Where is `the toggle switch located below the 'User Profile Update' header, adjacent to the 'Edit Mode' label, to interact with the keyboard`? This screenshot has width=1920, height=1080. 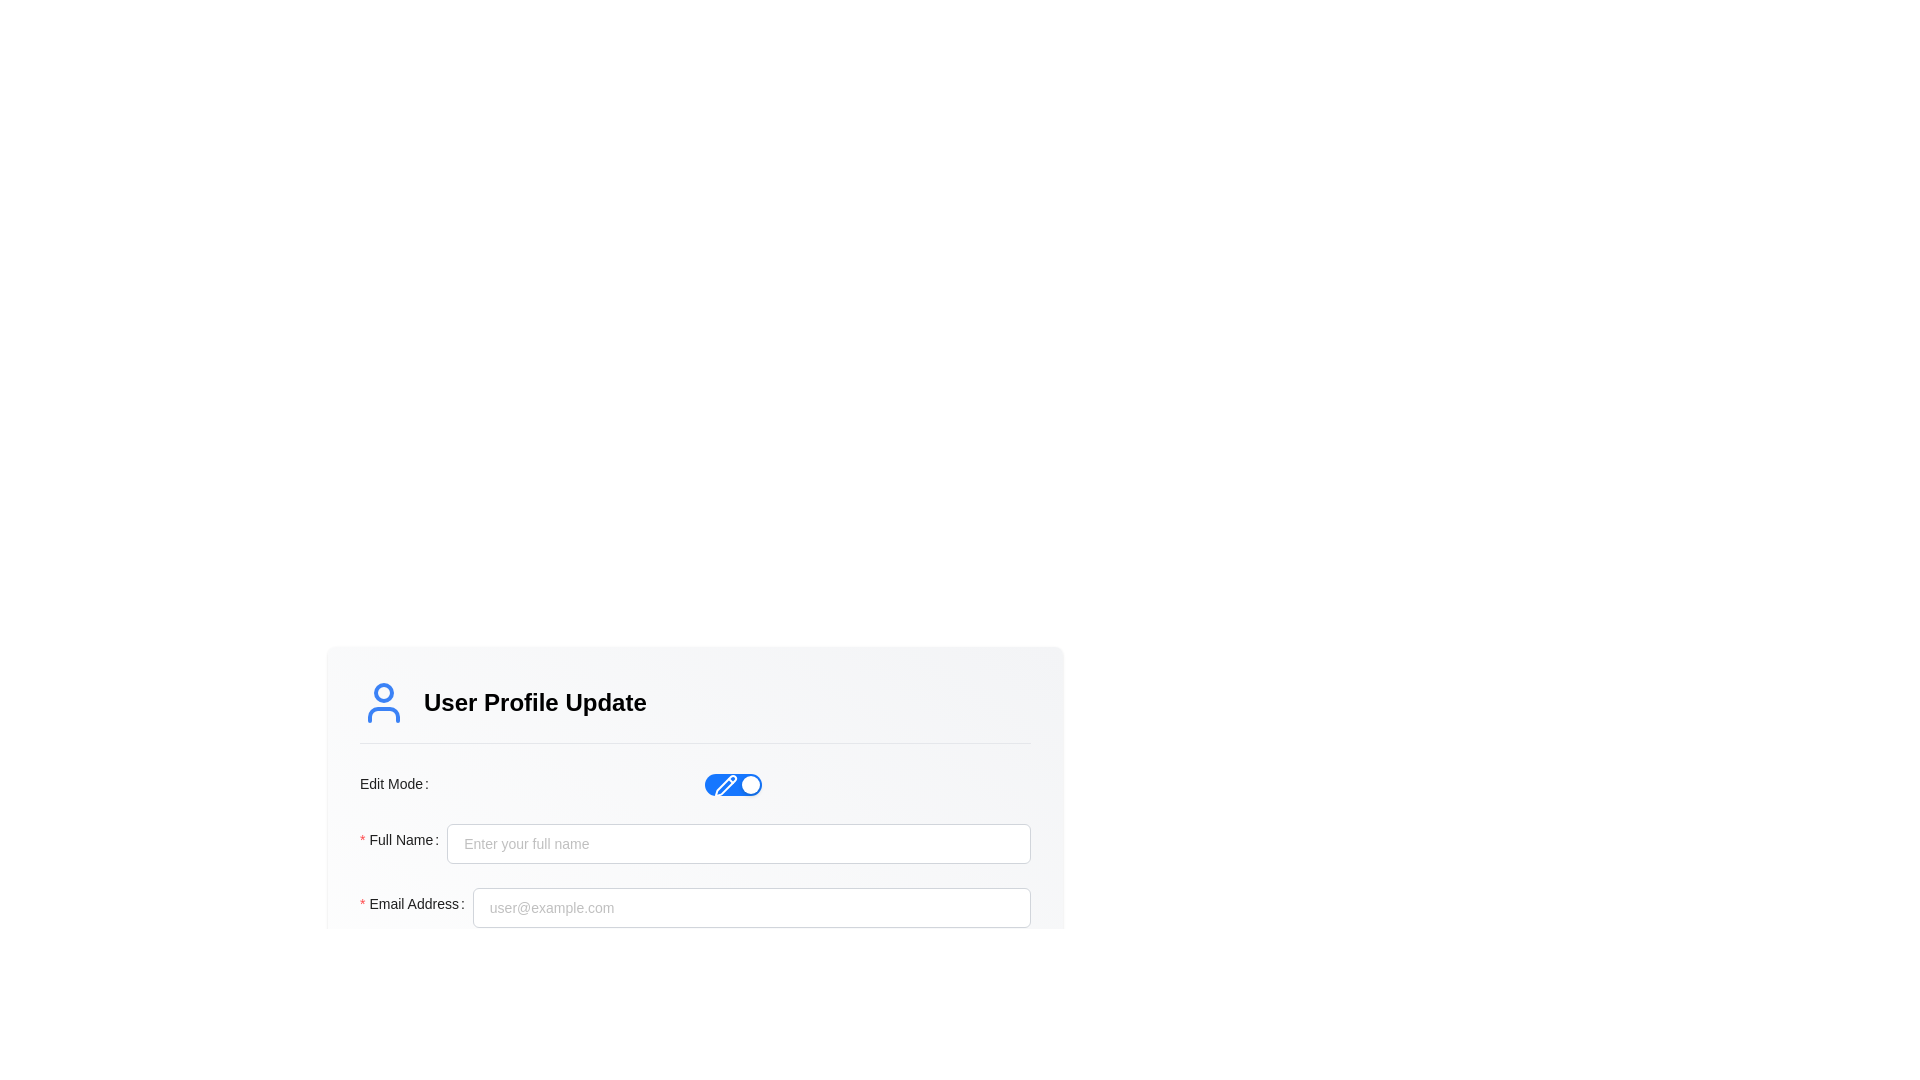
the toggle switch located below the 'User Profile Update' header, adjacent to the 'Edit Mode' label, to interact with the keyboard is located at coordinates (695, 774).